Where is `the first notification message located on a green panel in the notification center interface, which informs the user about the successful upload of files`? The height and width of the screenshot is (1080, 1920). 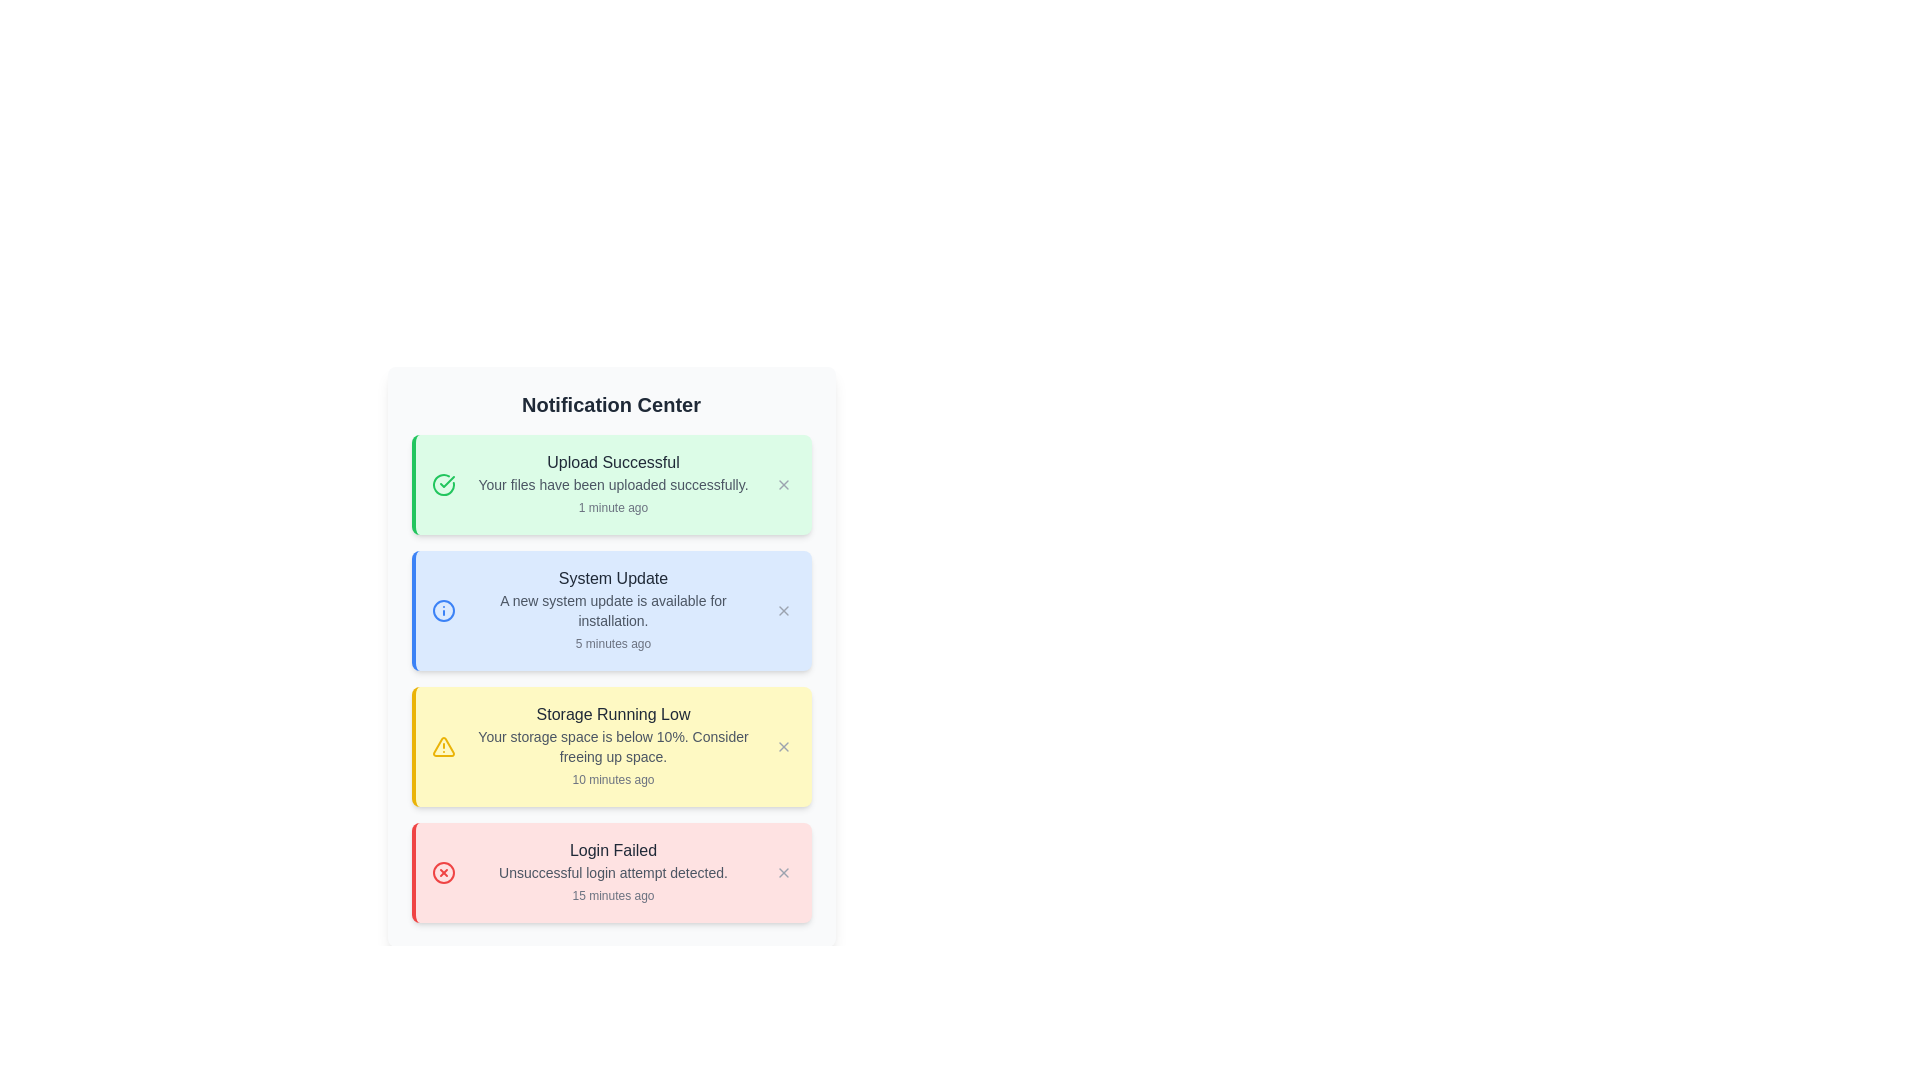 the first notification message located on a green panel in the notification center interface, which informs the user about the successful upload of files is located at coordinates (612, 485).